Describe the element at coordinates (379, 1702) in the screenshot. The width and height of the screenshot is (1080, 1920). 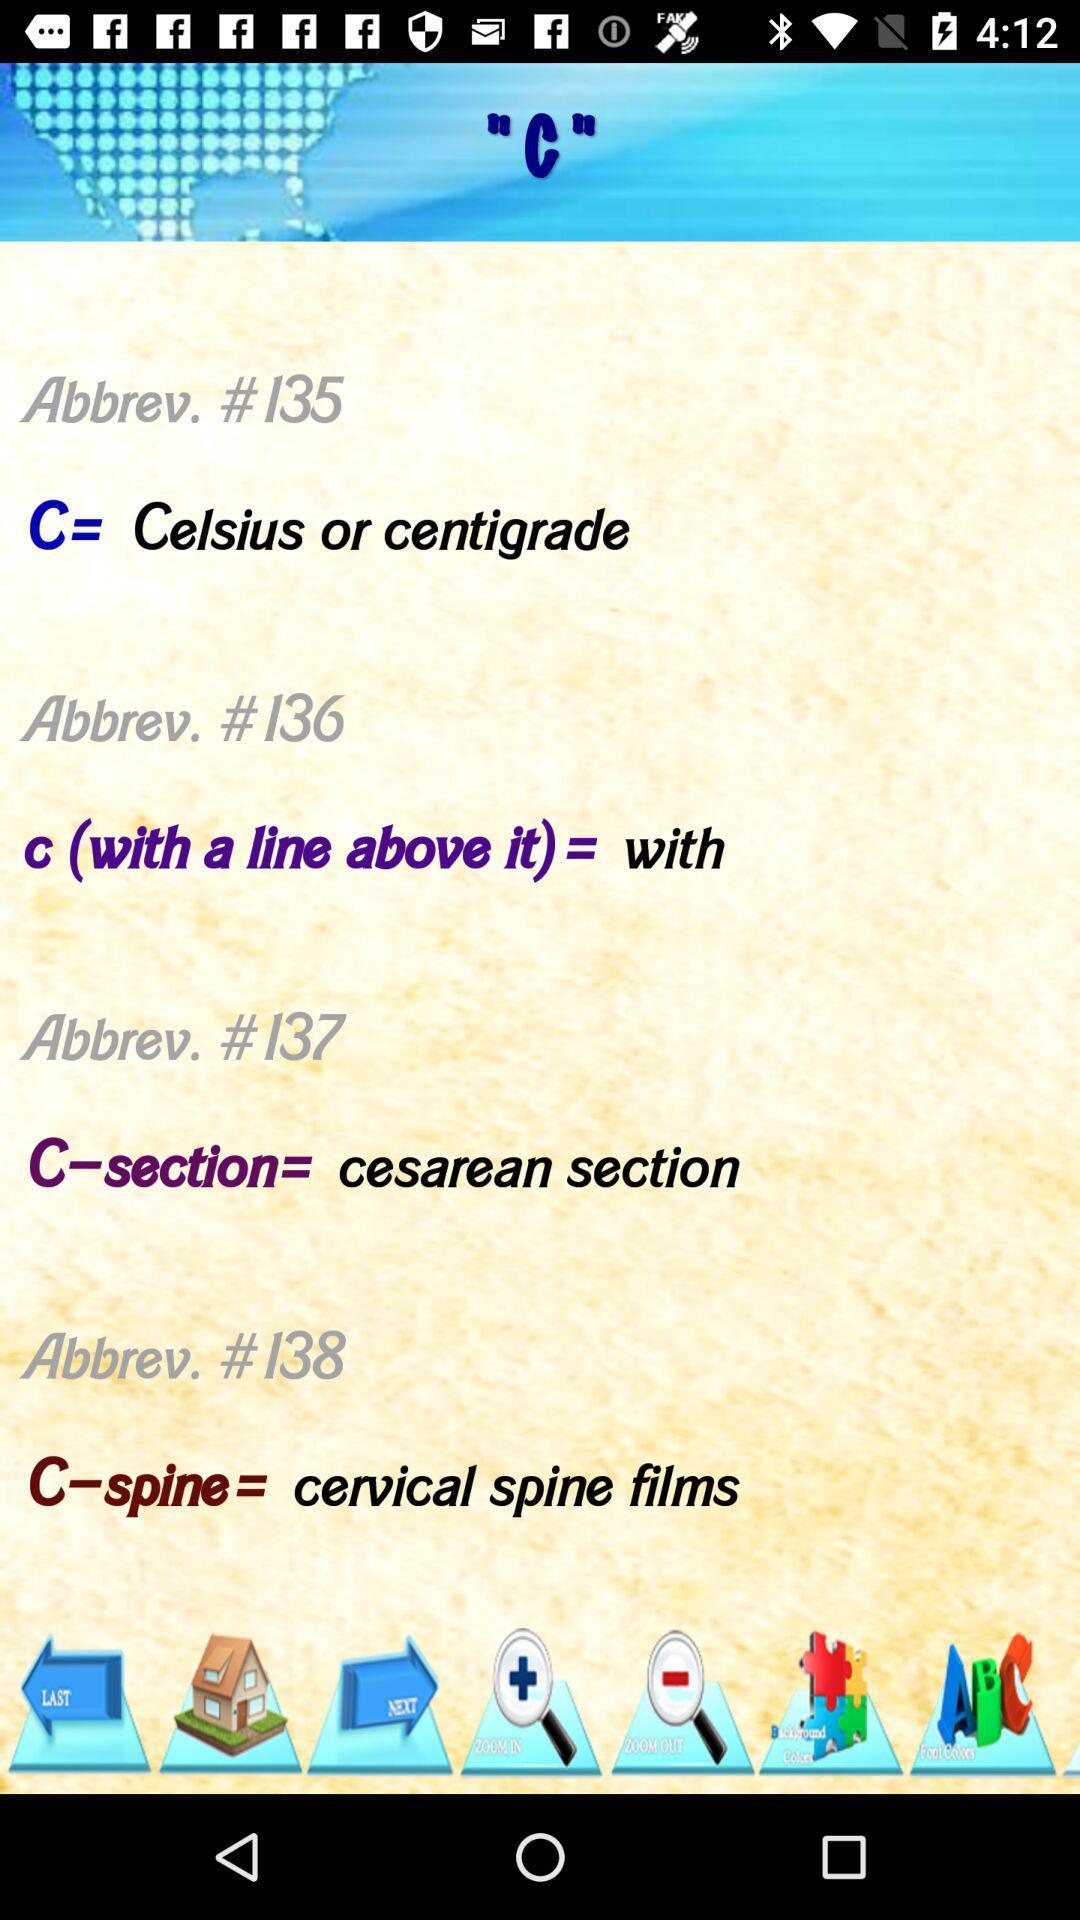
I see `go forward` at that location.